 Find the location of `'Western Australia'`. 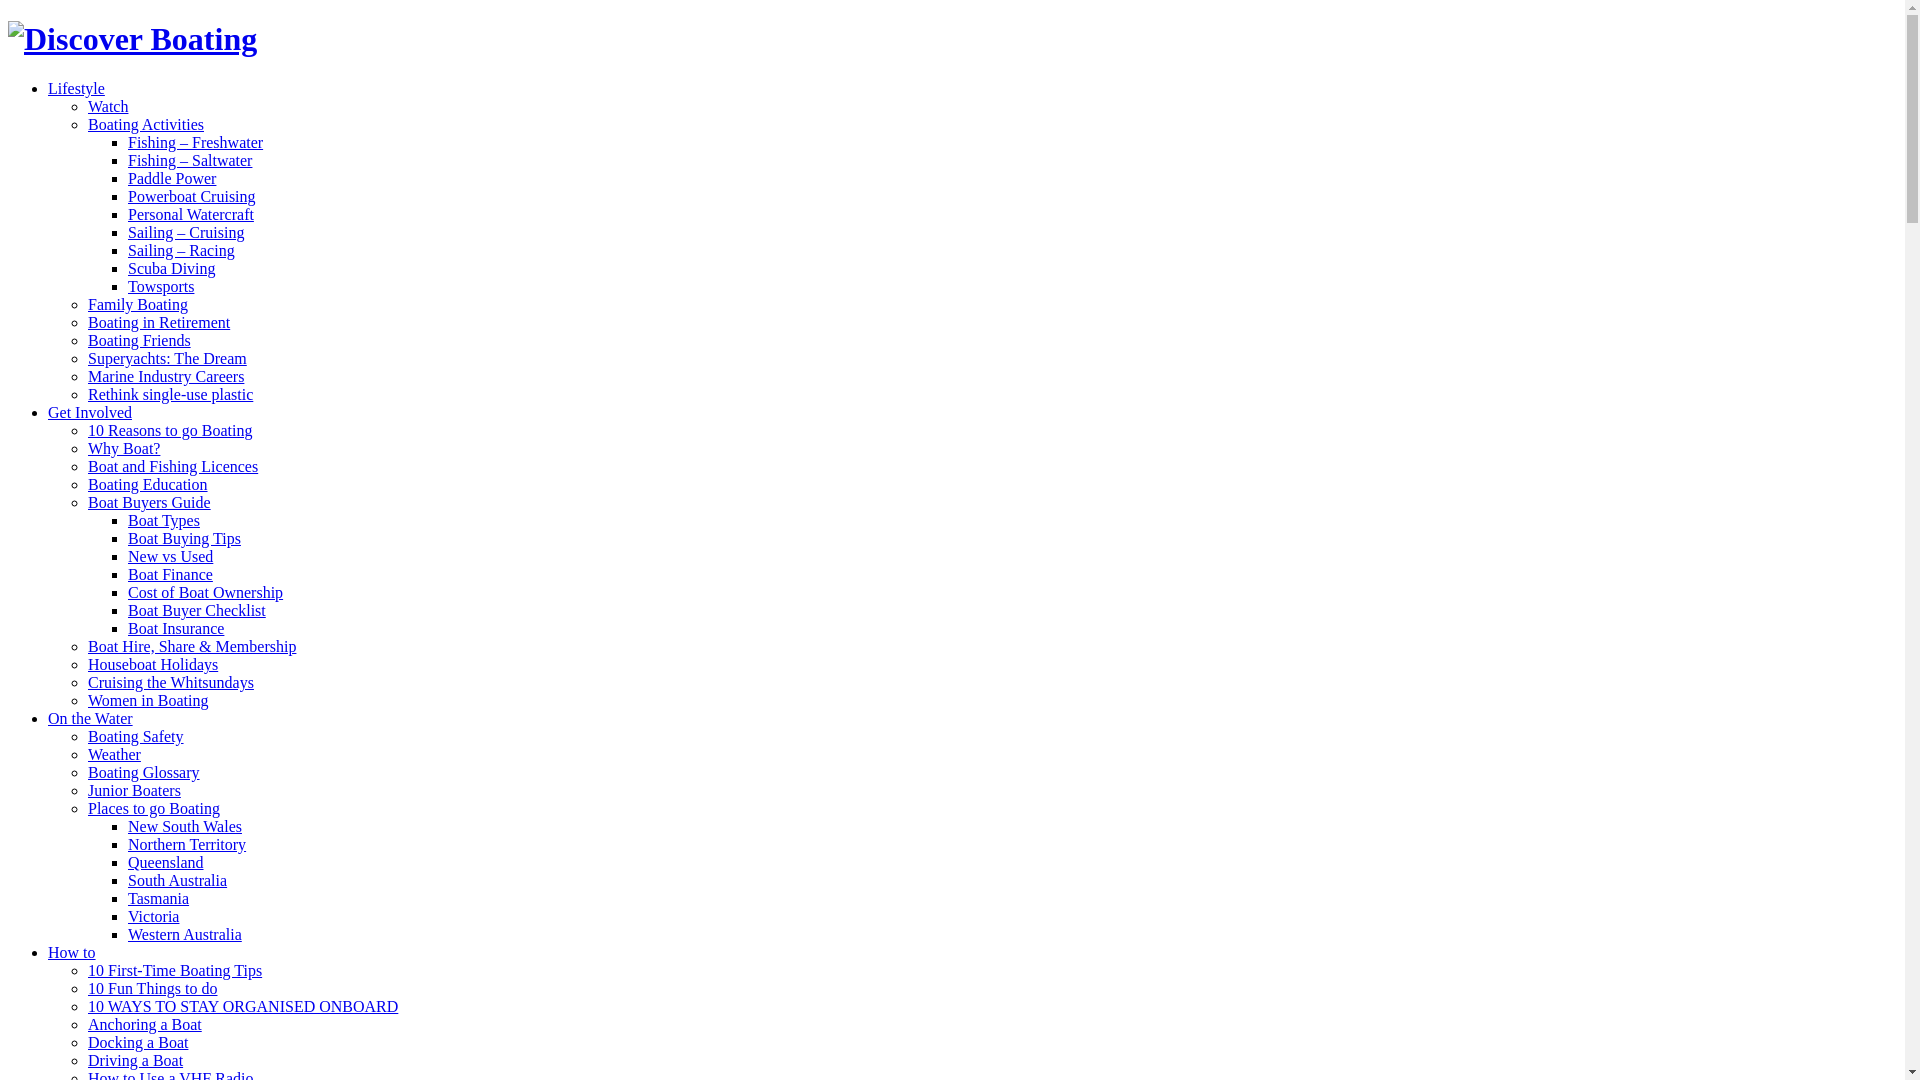

'Western Australia' is located at coordinates (185, 934).